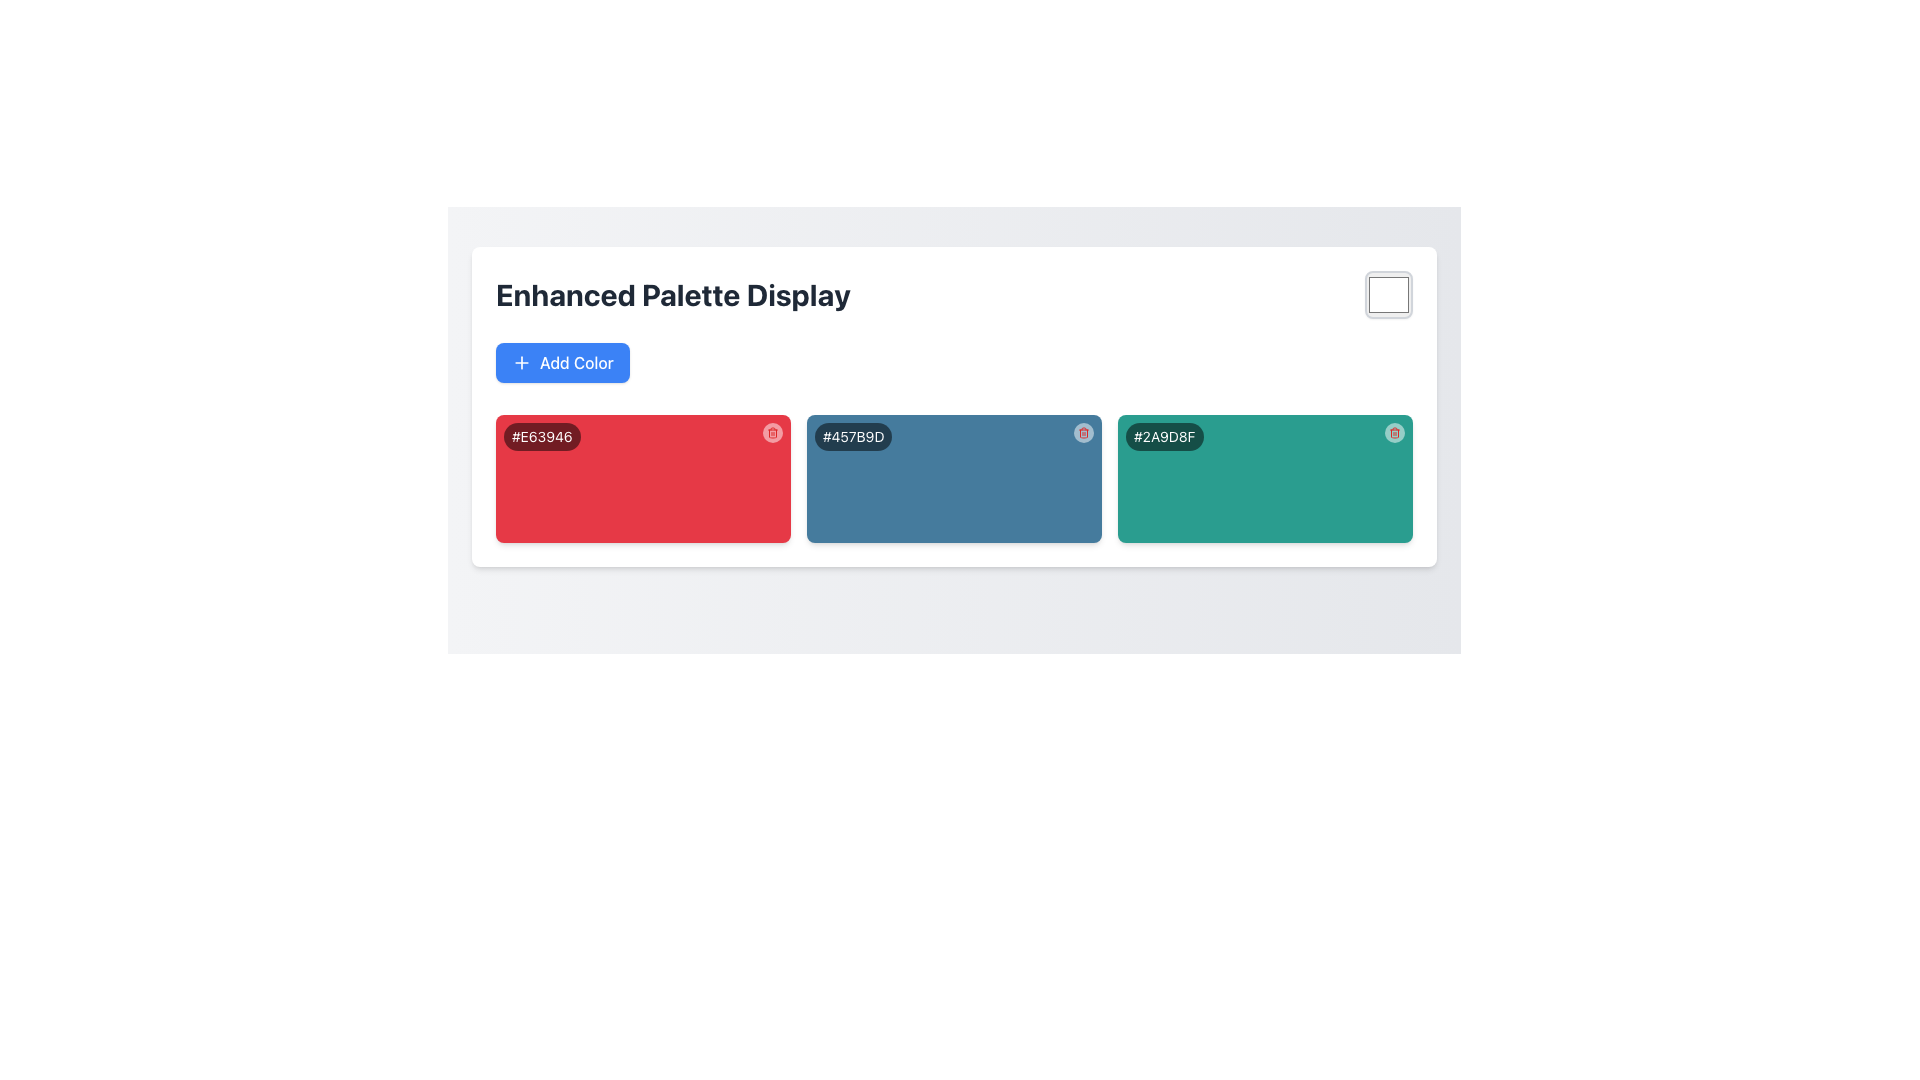 The image size is (1920, 1080). I want to click on the Color Preview Block that represents the color '#457B9D', so click(953, 442).